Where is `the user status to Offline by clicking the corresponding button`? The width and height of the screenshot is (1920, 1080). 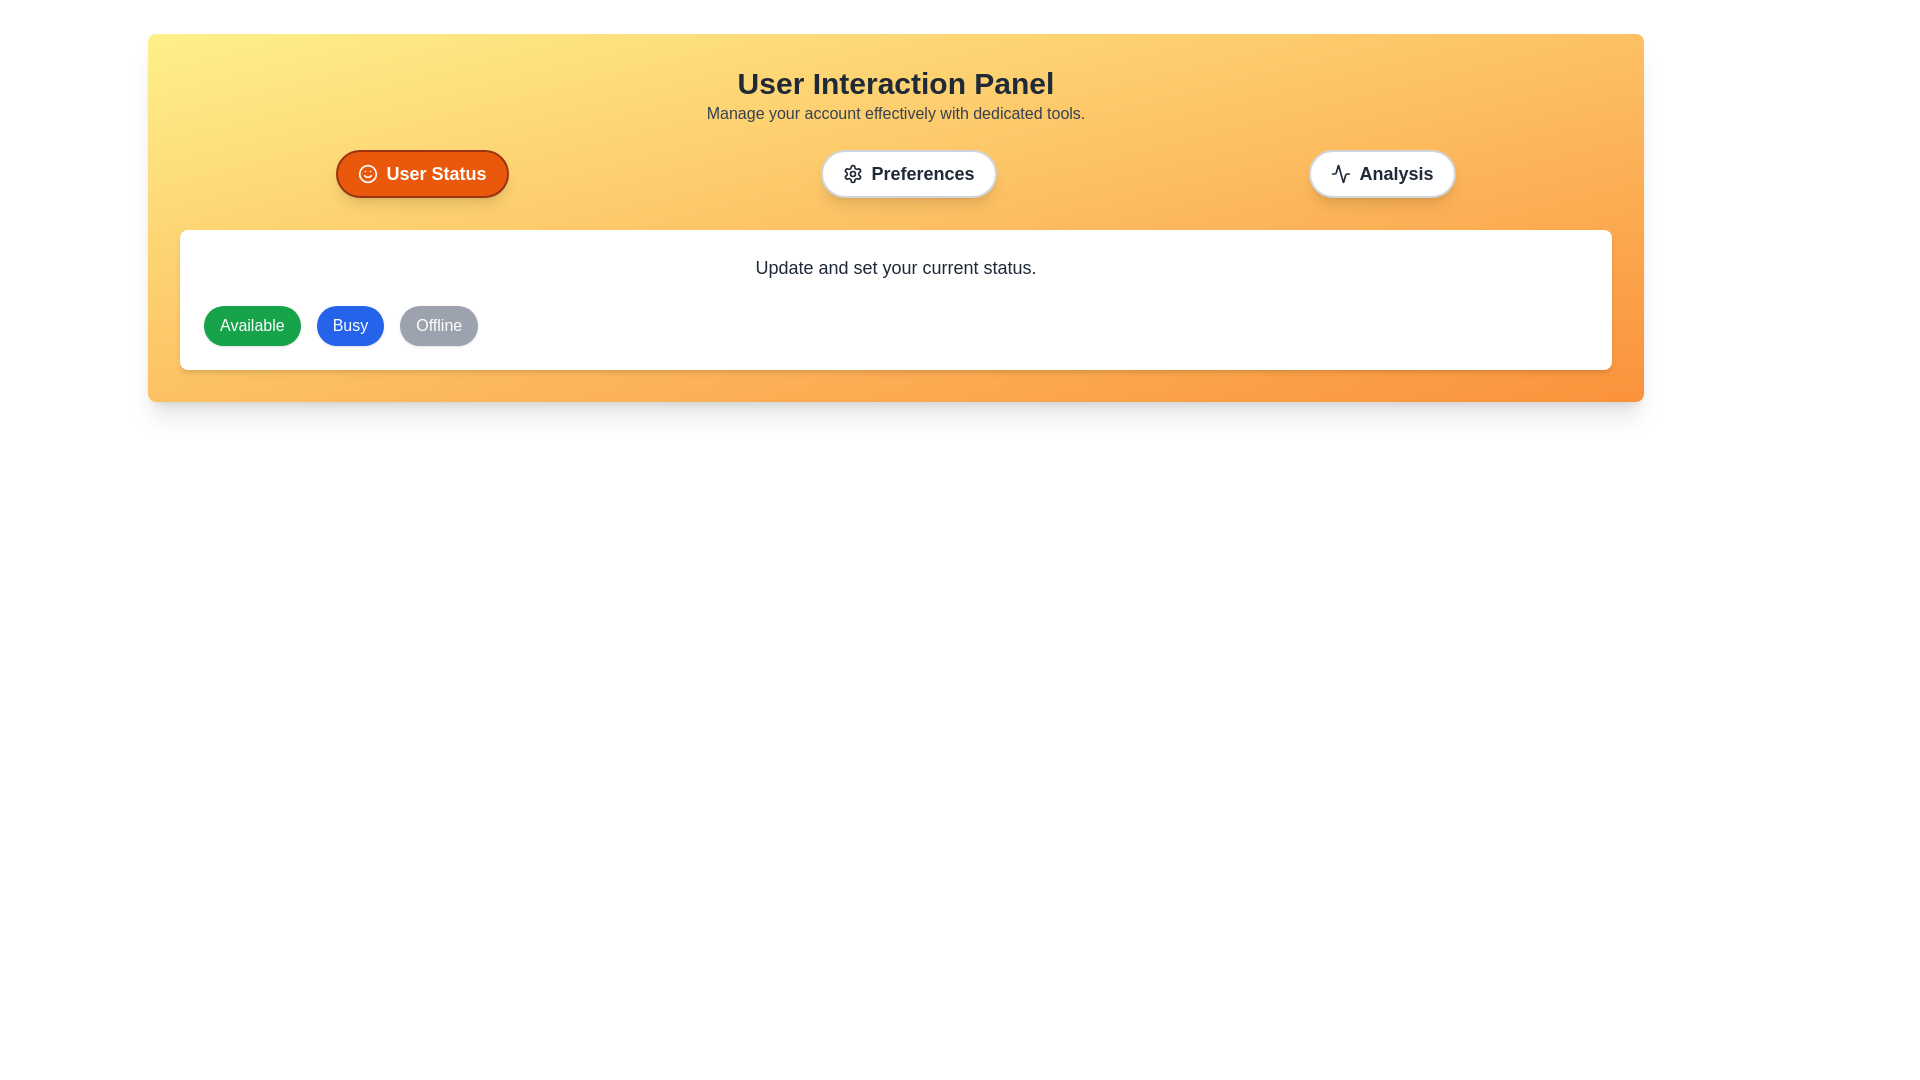
the user status to Offline by clicking the corresponding button is located at coordinates (437, 325).